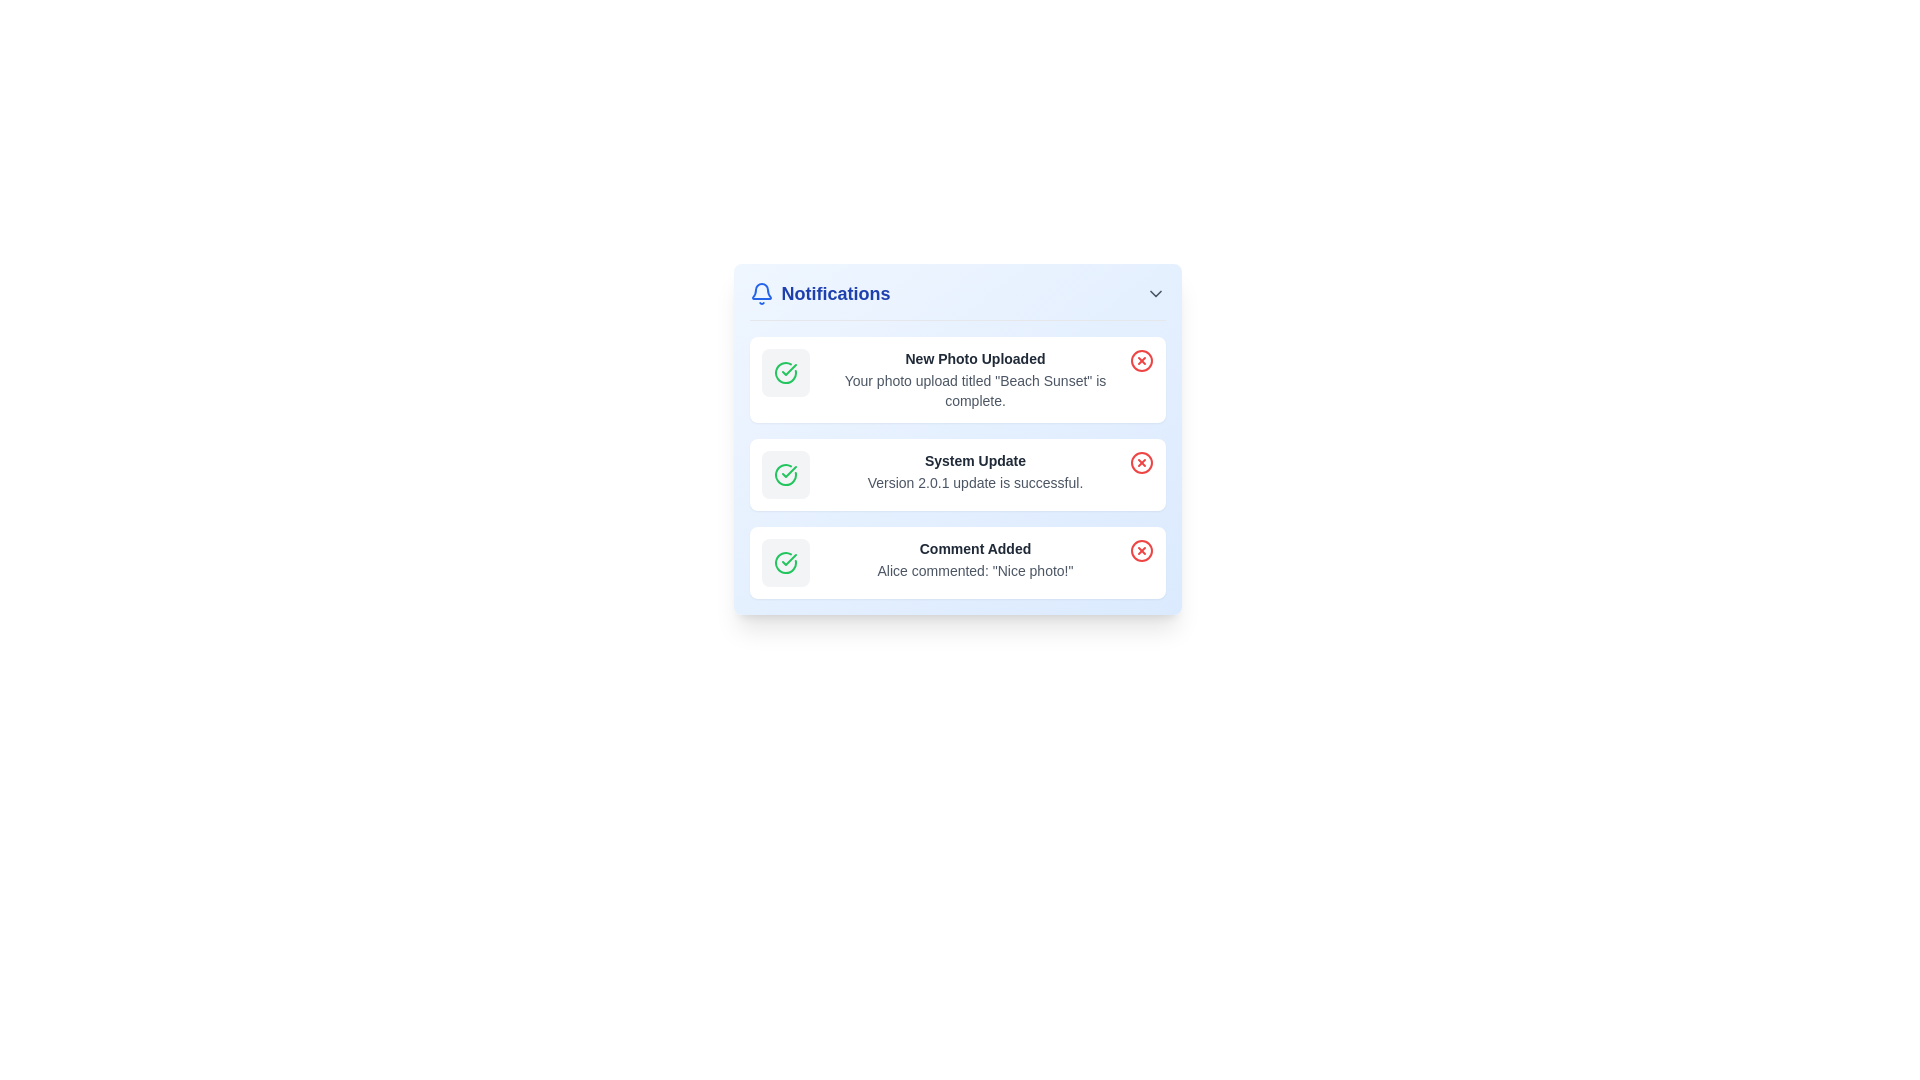 The image size is (1920, 1080). Describe the element at coordinates (784, 563) in the screenshot. I see `the circular icon with a green checkmark, indicating completion, located next to the text 'Comment Added Alice commented: "Nice photo!"' in the third notification block` at that location.